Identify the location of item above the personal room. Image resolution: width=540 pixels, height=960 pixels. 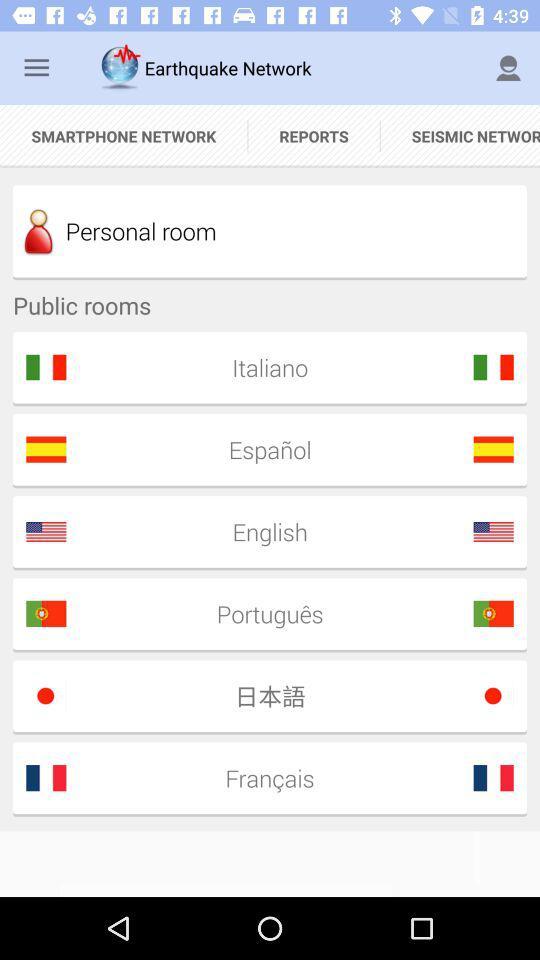
(314, 135).